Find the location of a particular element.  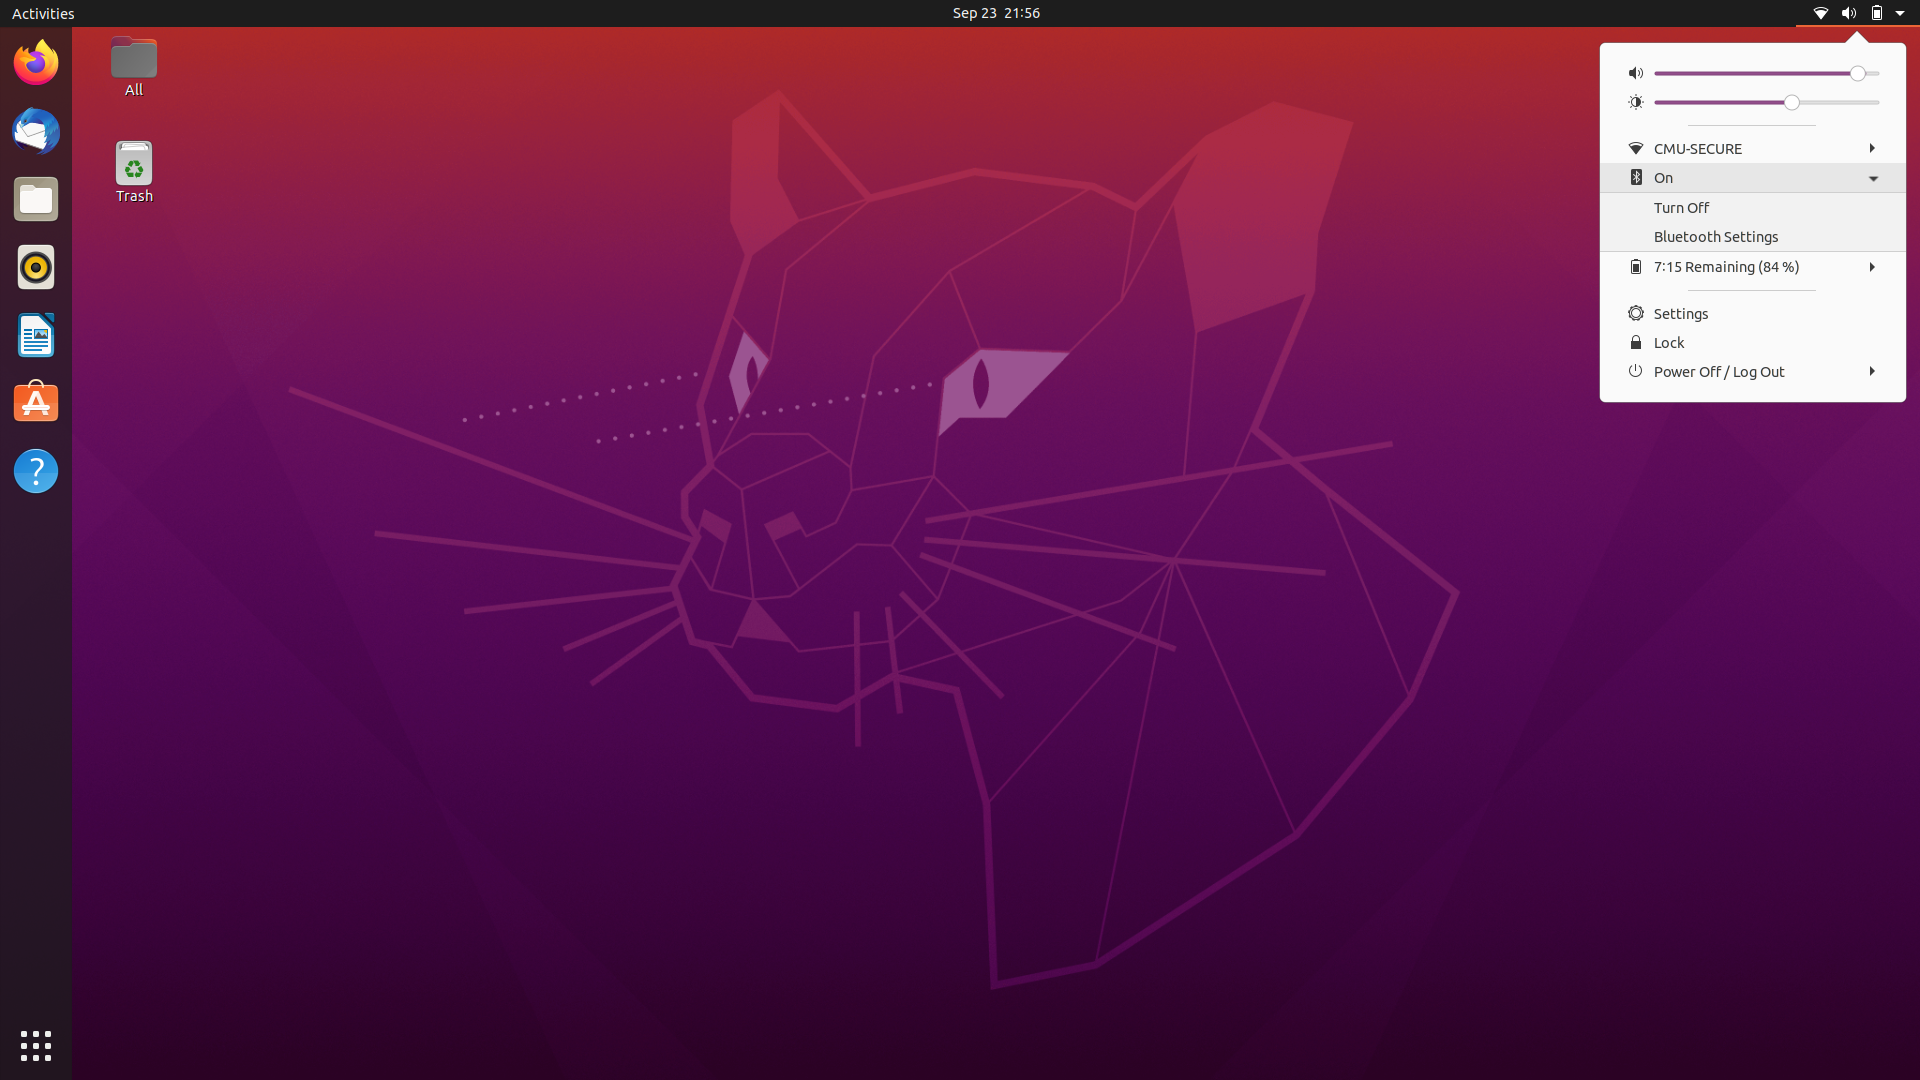

Increase Brightness is located at coordinates (1870, 104).